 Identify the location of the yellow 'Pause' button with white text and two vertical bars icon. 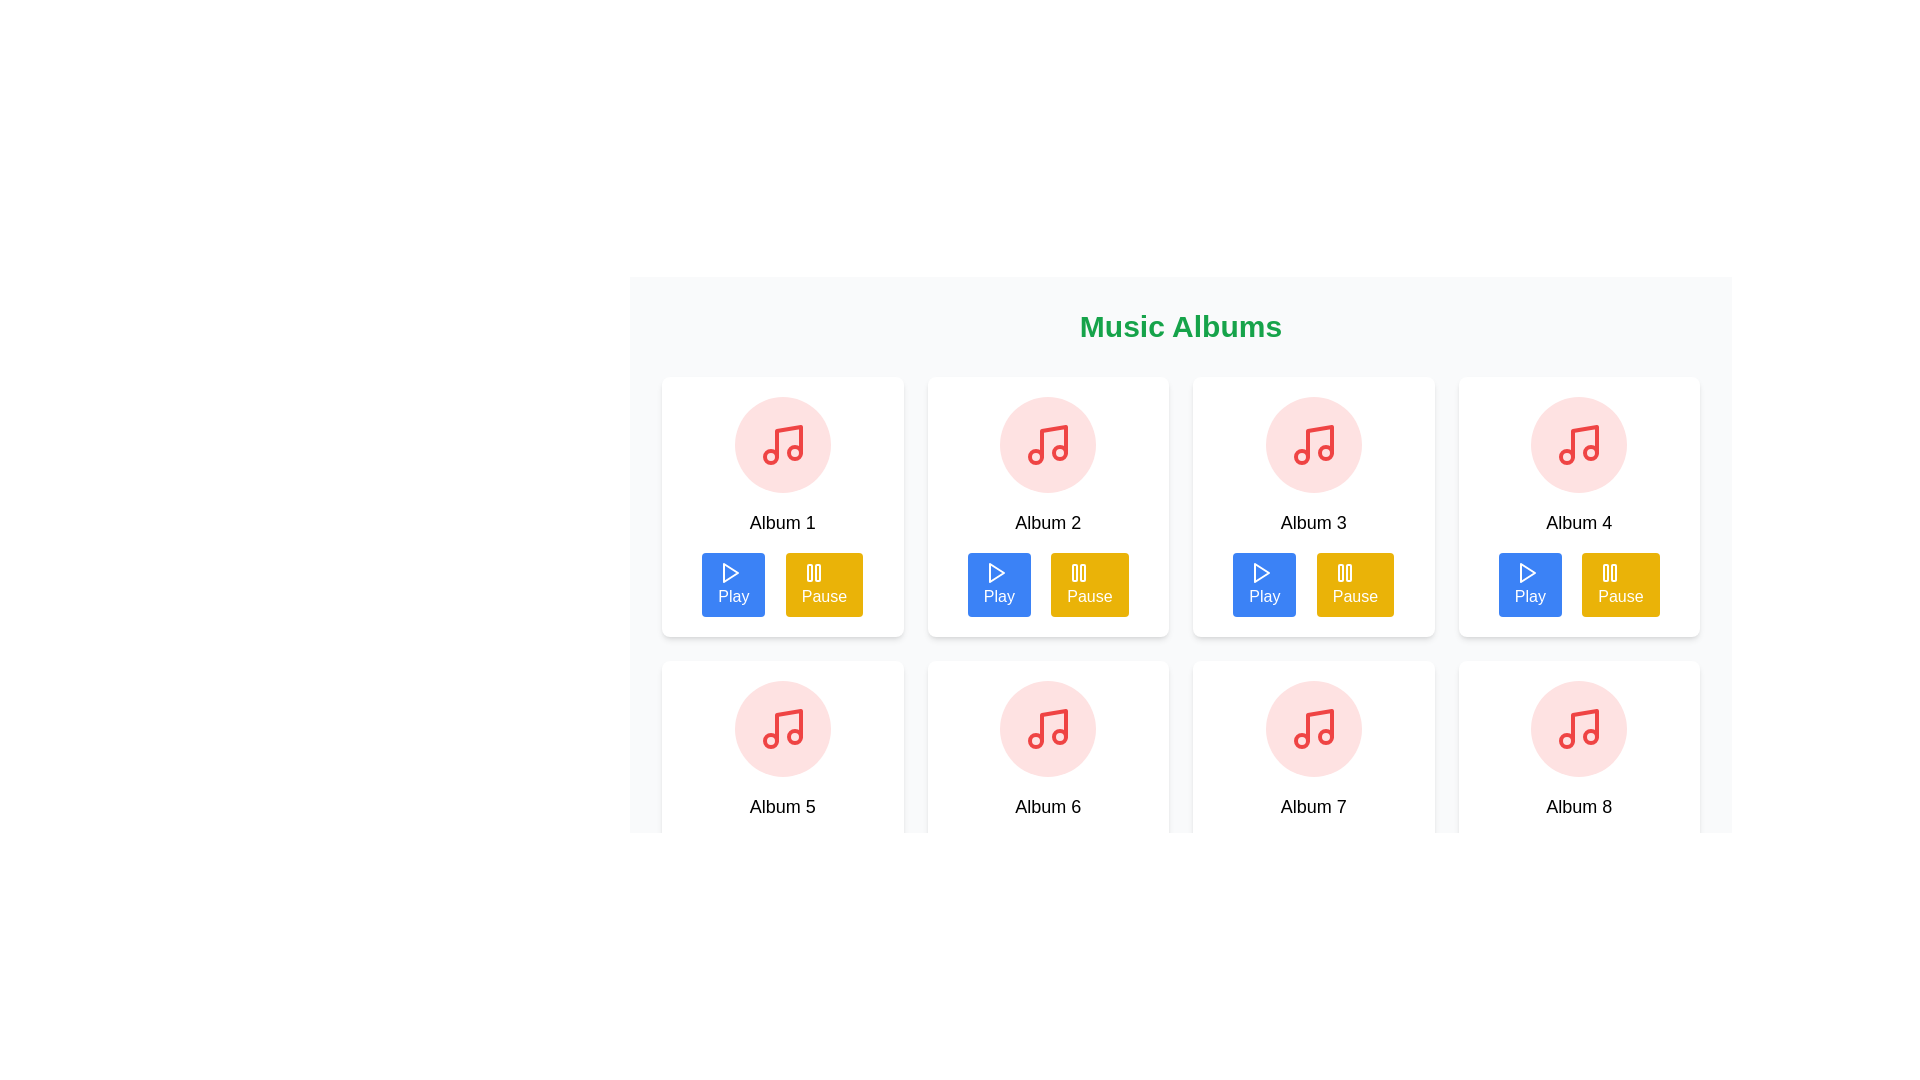
(1088, 585).